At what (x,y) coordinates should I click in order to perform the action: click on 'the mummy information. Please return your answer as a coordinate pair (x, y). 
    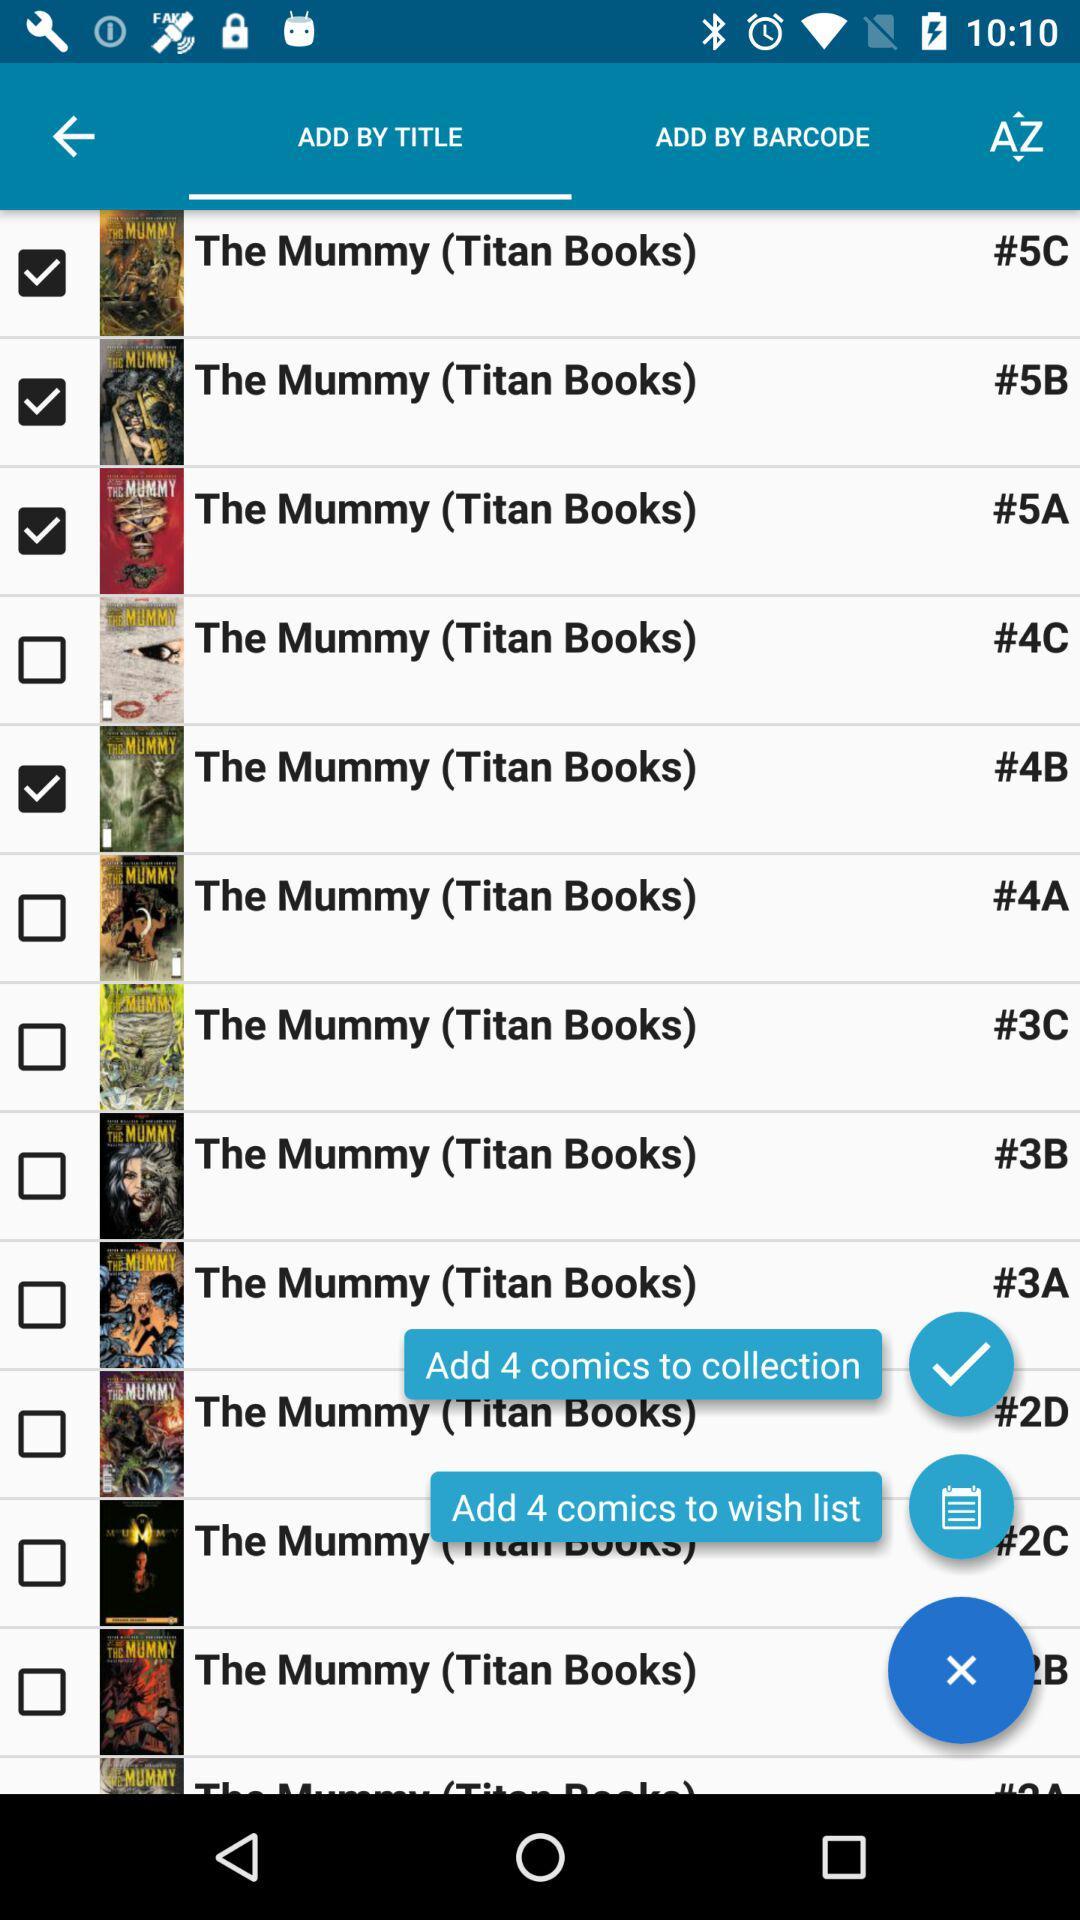
    Looking at the image, I should click on (140, 272).